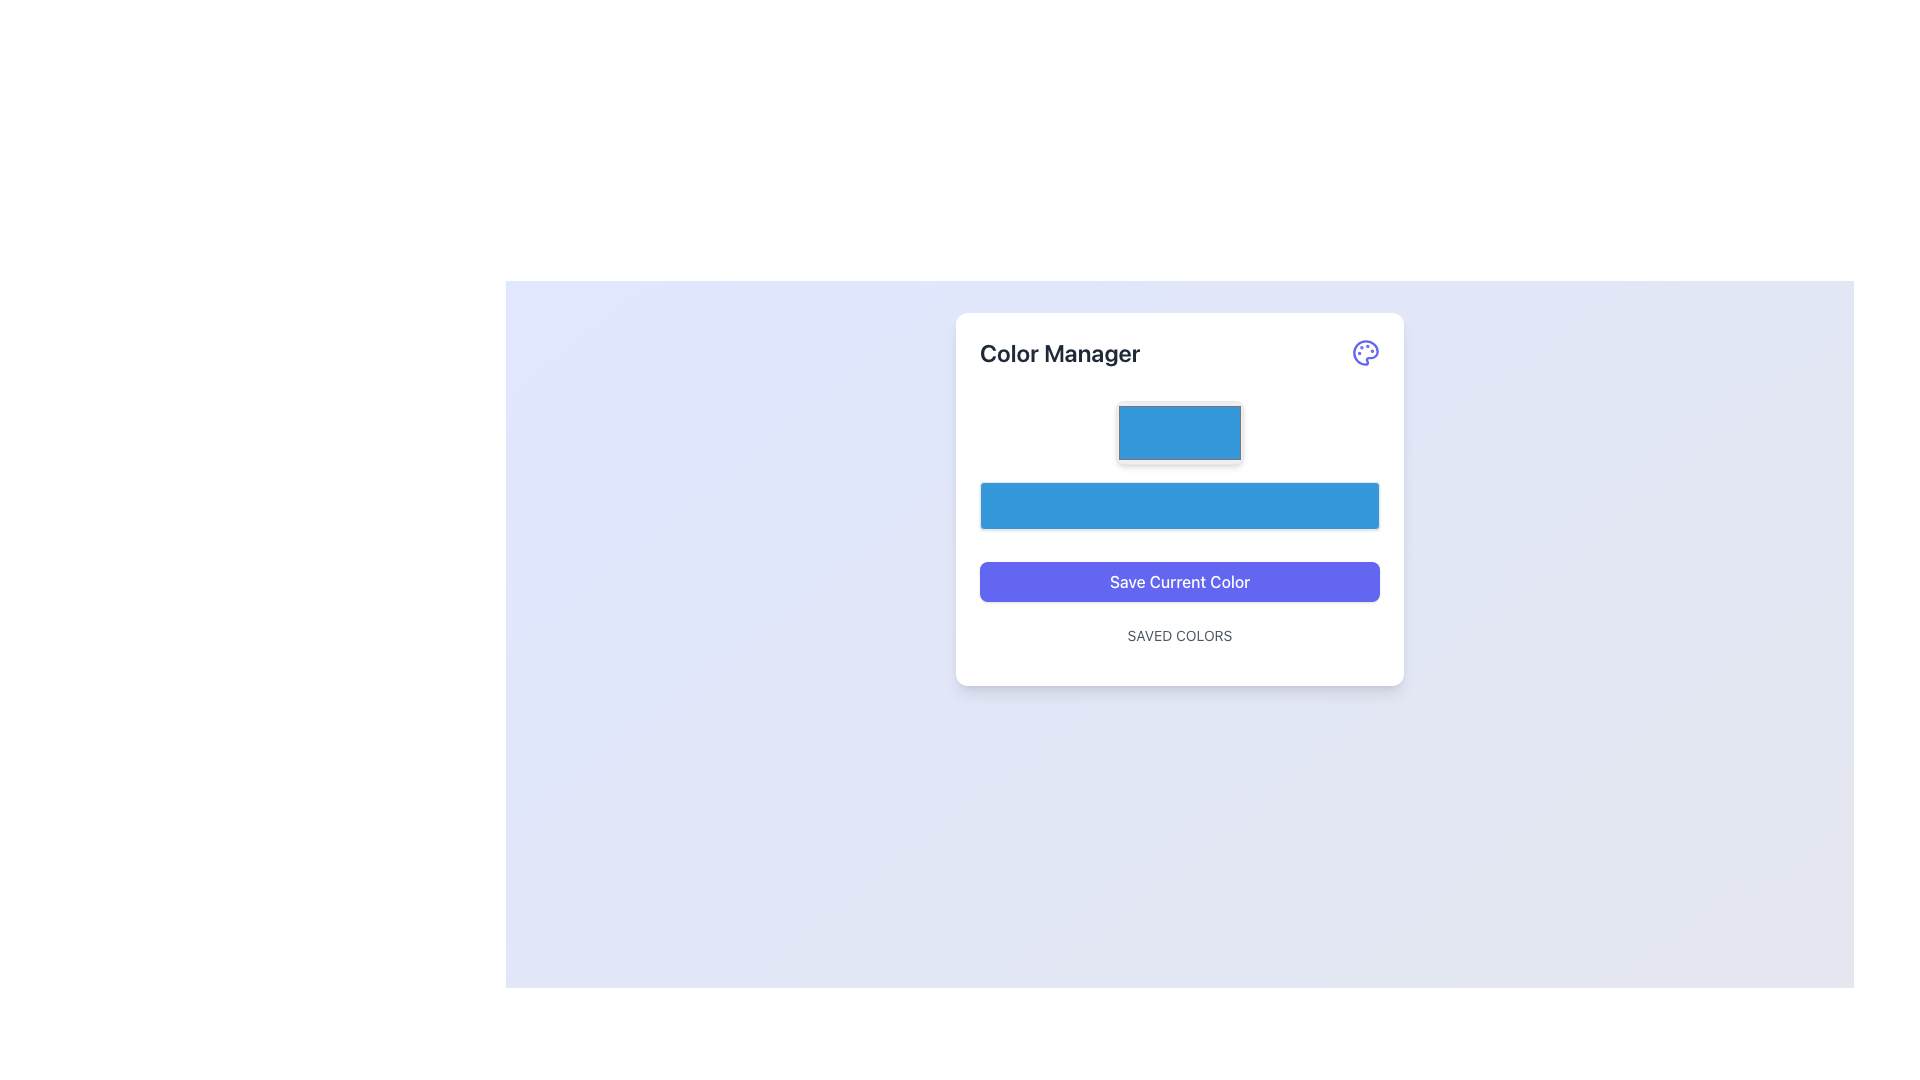 Image resolution: width=1920 pixels, height=1080 pixels. I want to click on the Text Label indicating the section of saved colors in the 'Color Manager' interface, positioned below the 'Save Current Color' button, so click(1180, 636).